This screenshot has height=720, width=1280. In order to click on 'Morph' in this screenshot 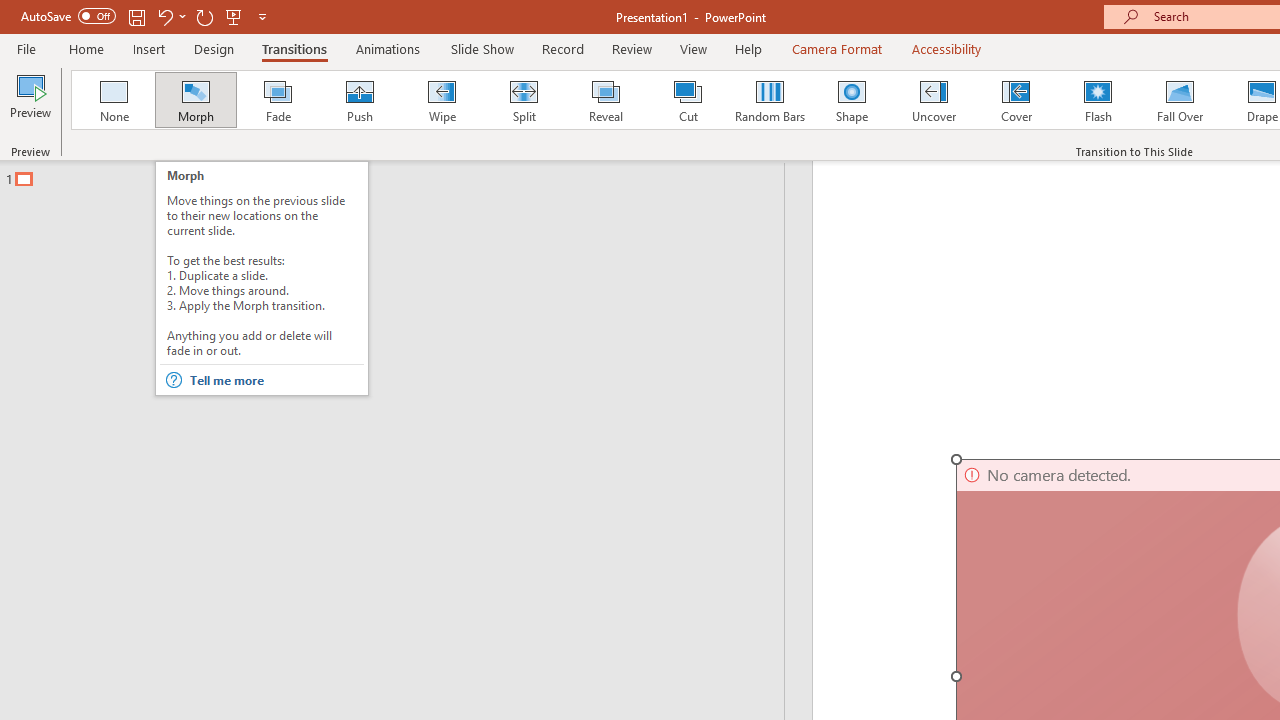, I will do `click(195, 100)`.